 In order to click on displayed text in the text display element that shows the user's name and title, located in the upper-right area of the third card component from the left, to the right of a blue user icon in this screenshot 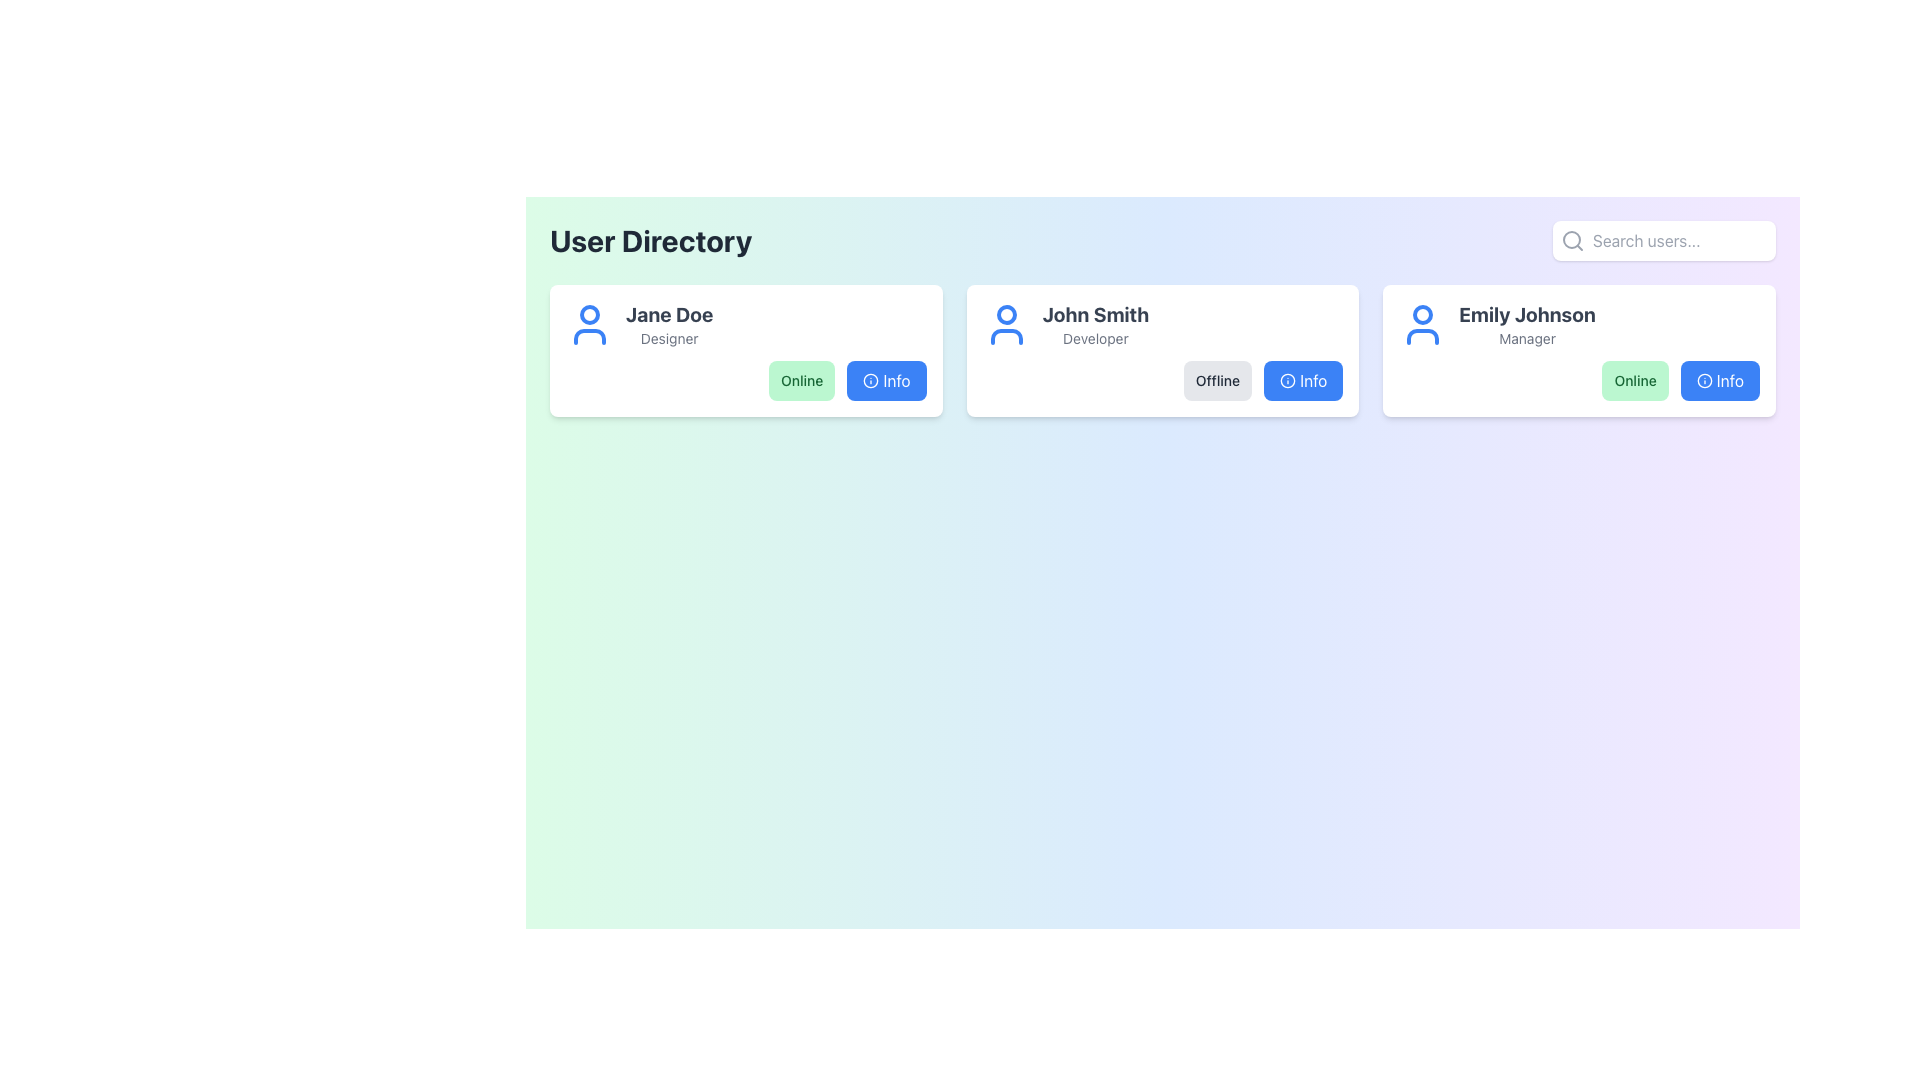, I will do `click(1526, 323)`.